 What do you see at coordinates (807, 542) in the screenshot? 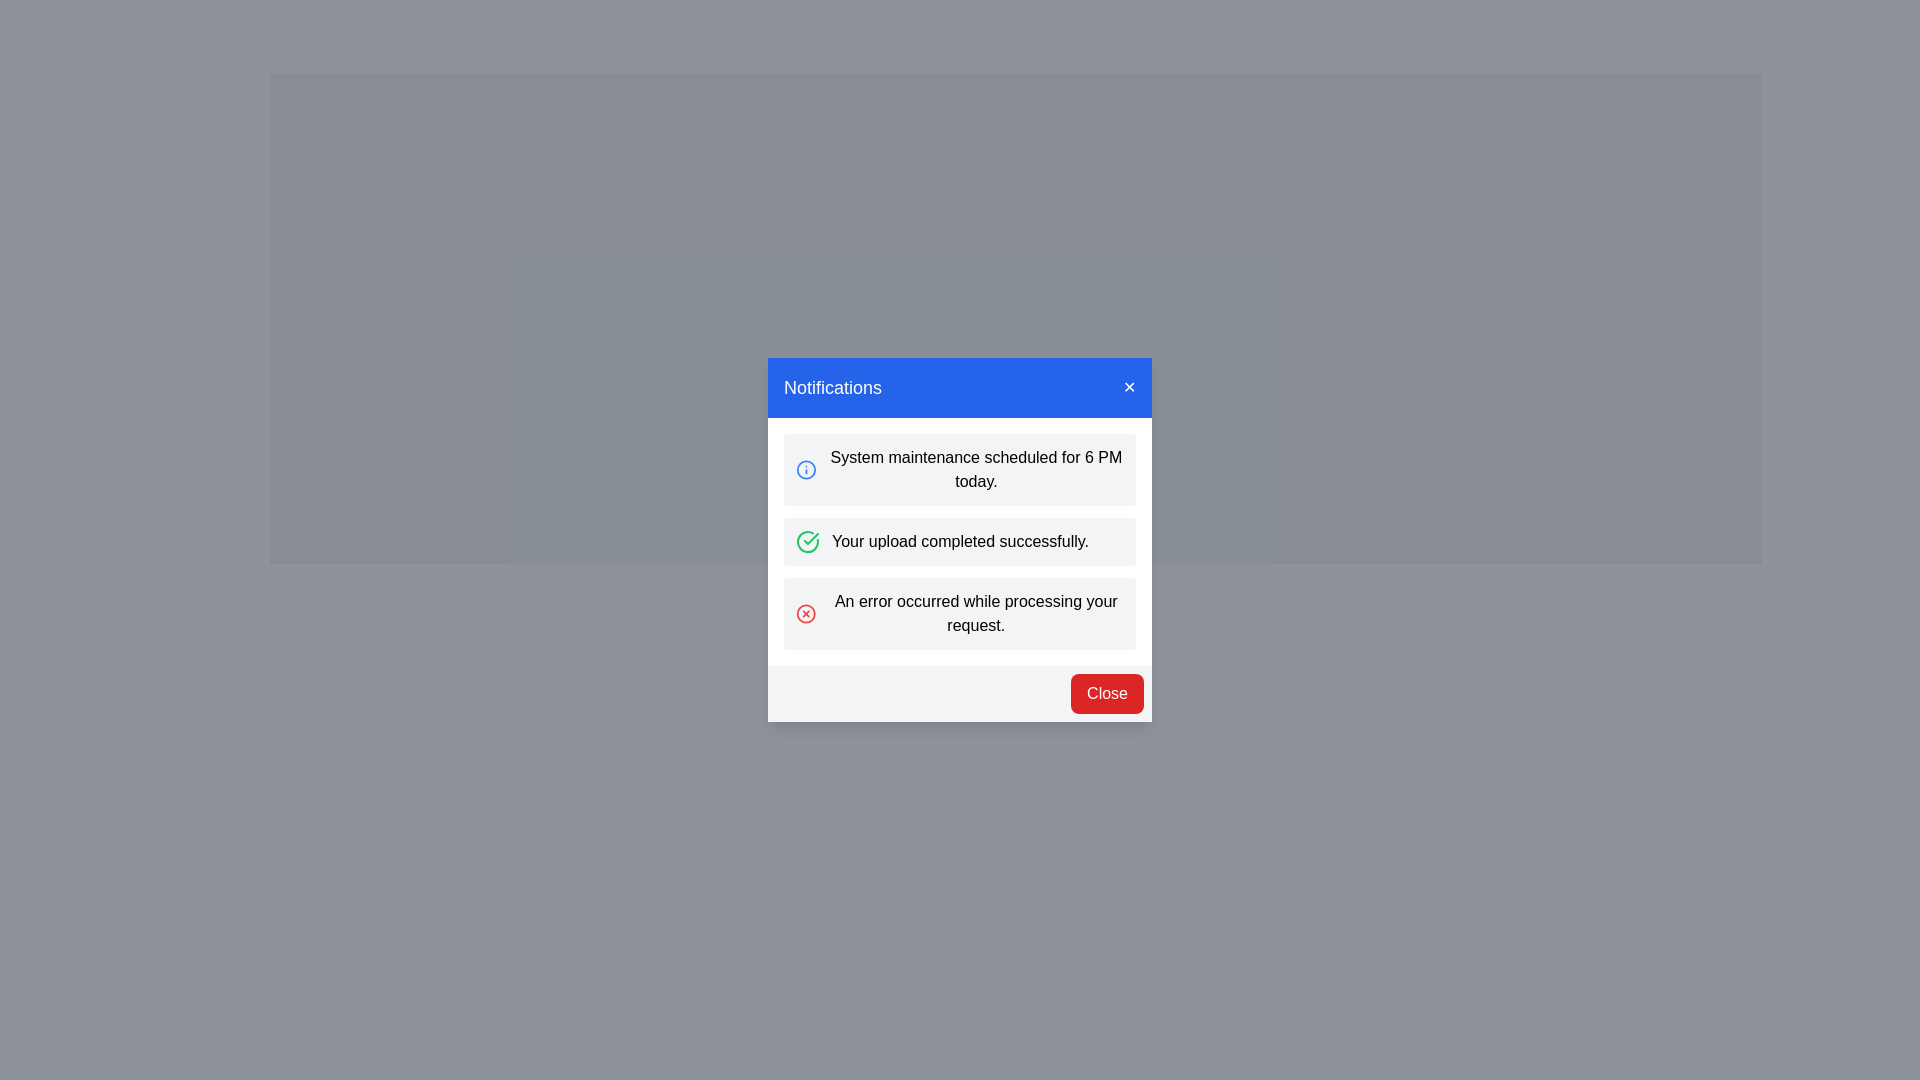
I see `the icon associated with the notification type Success` at bounding box center [807, 542].